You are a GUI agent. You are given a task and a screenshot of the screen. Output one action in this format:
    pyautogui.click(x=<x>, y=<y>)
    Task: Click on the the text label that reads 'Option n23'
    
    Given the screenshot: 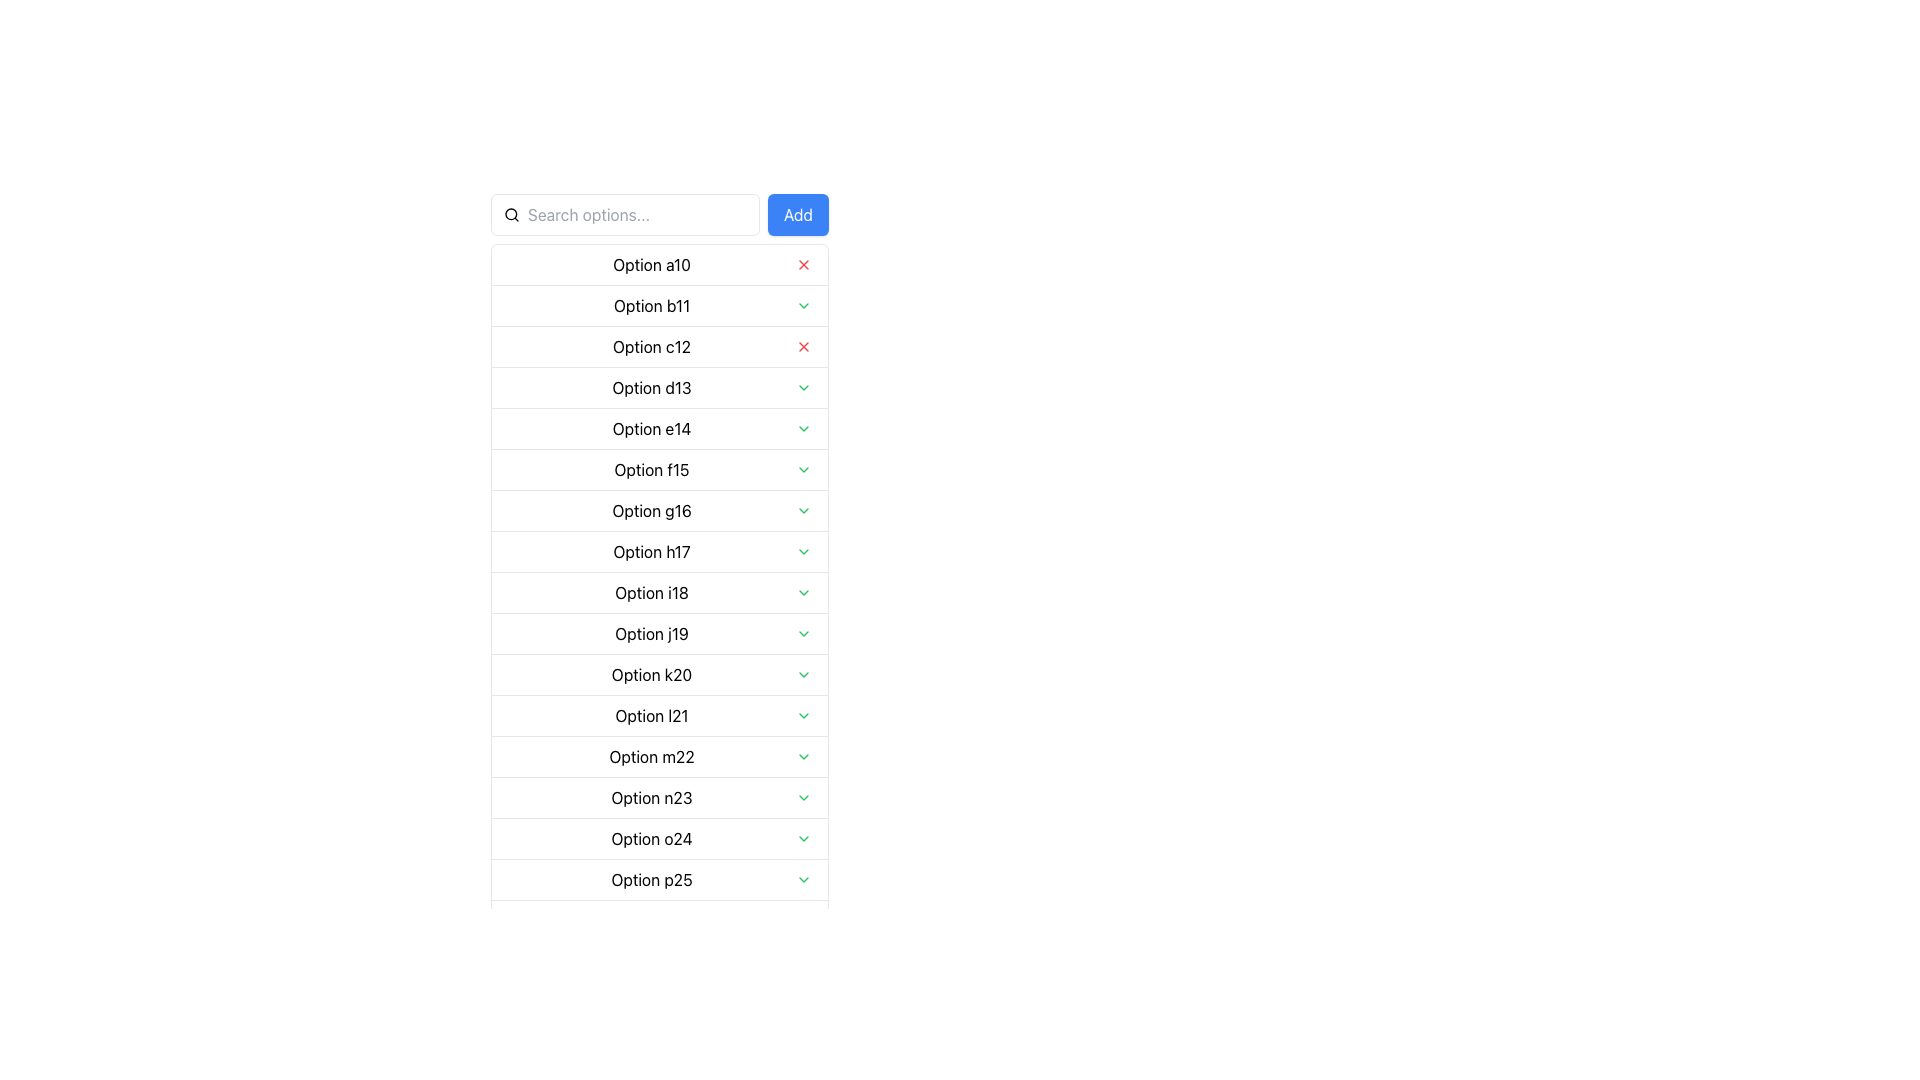 What is the action you would take?
    pyautogui.click(x=652, y=797)
    